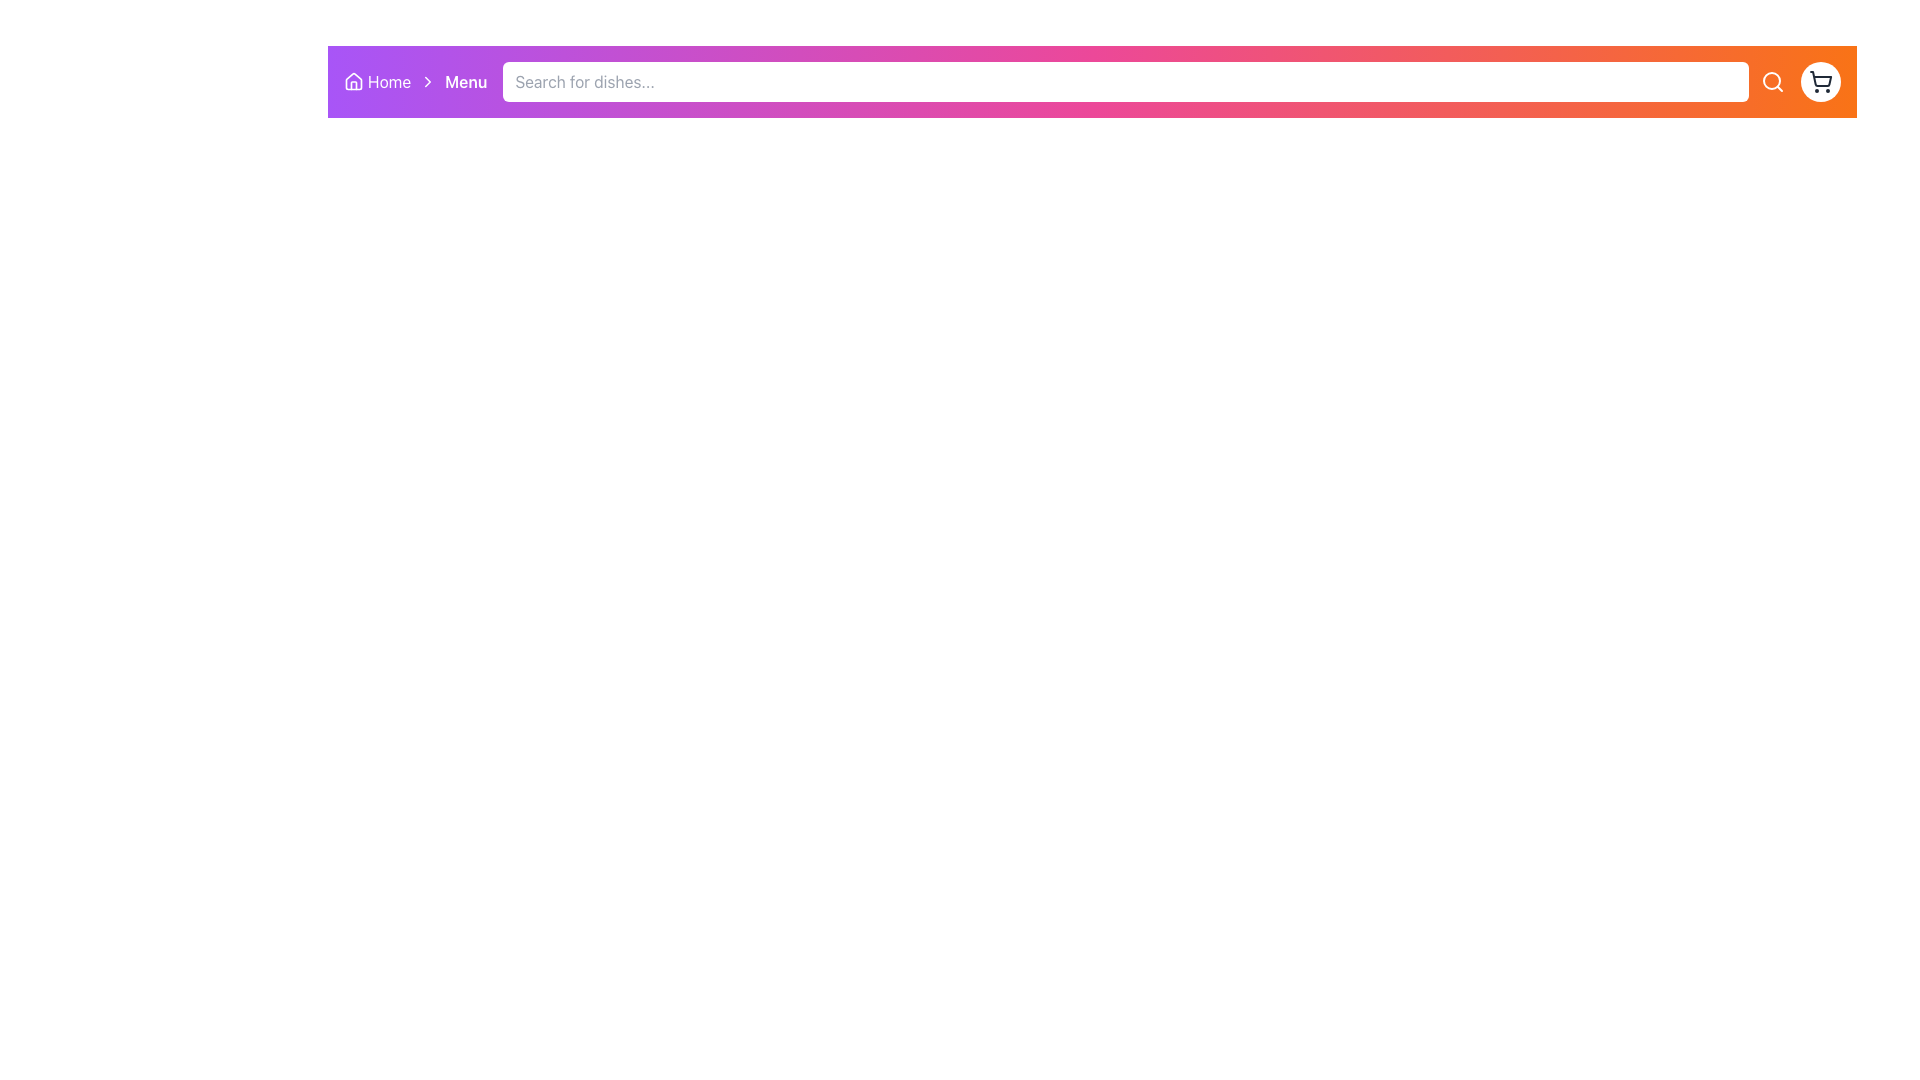  I want to click on the 'Home' text label, which is styled with white text on a purple background and located on the left side of the navigation bar, so click(389, 80).